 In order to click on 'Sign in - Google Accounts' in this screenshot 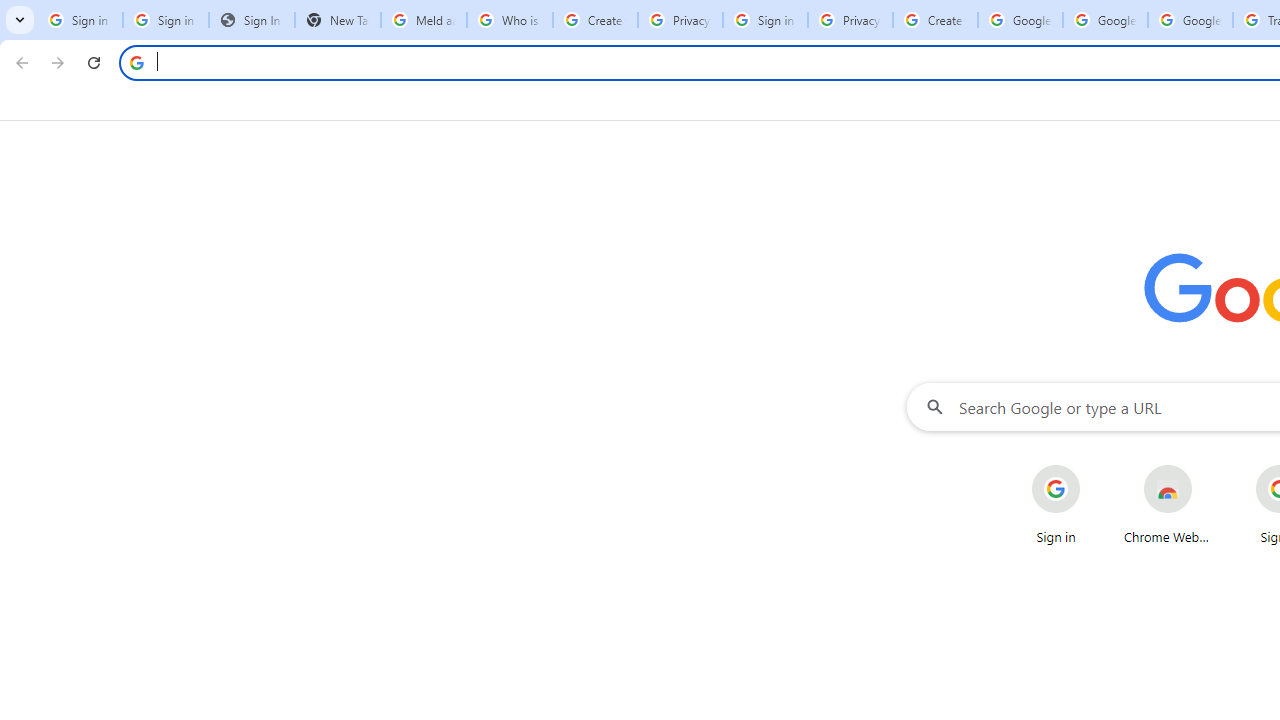, I will do `click(764, 20)`.